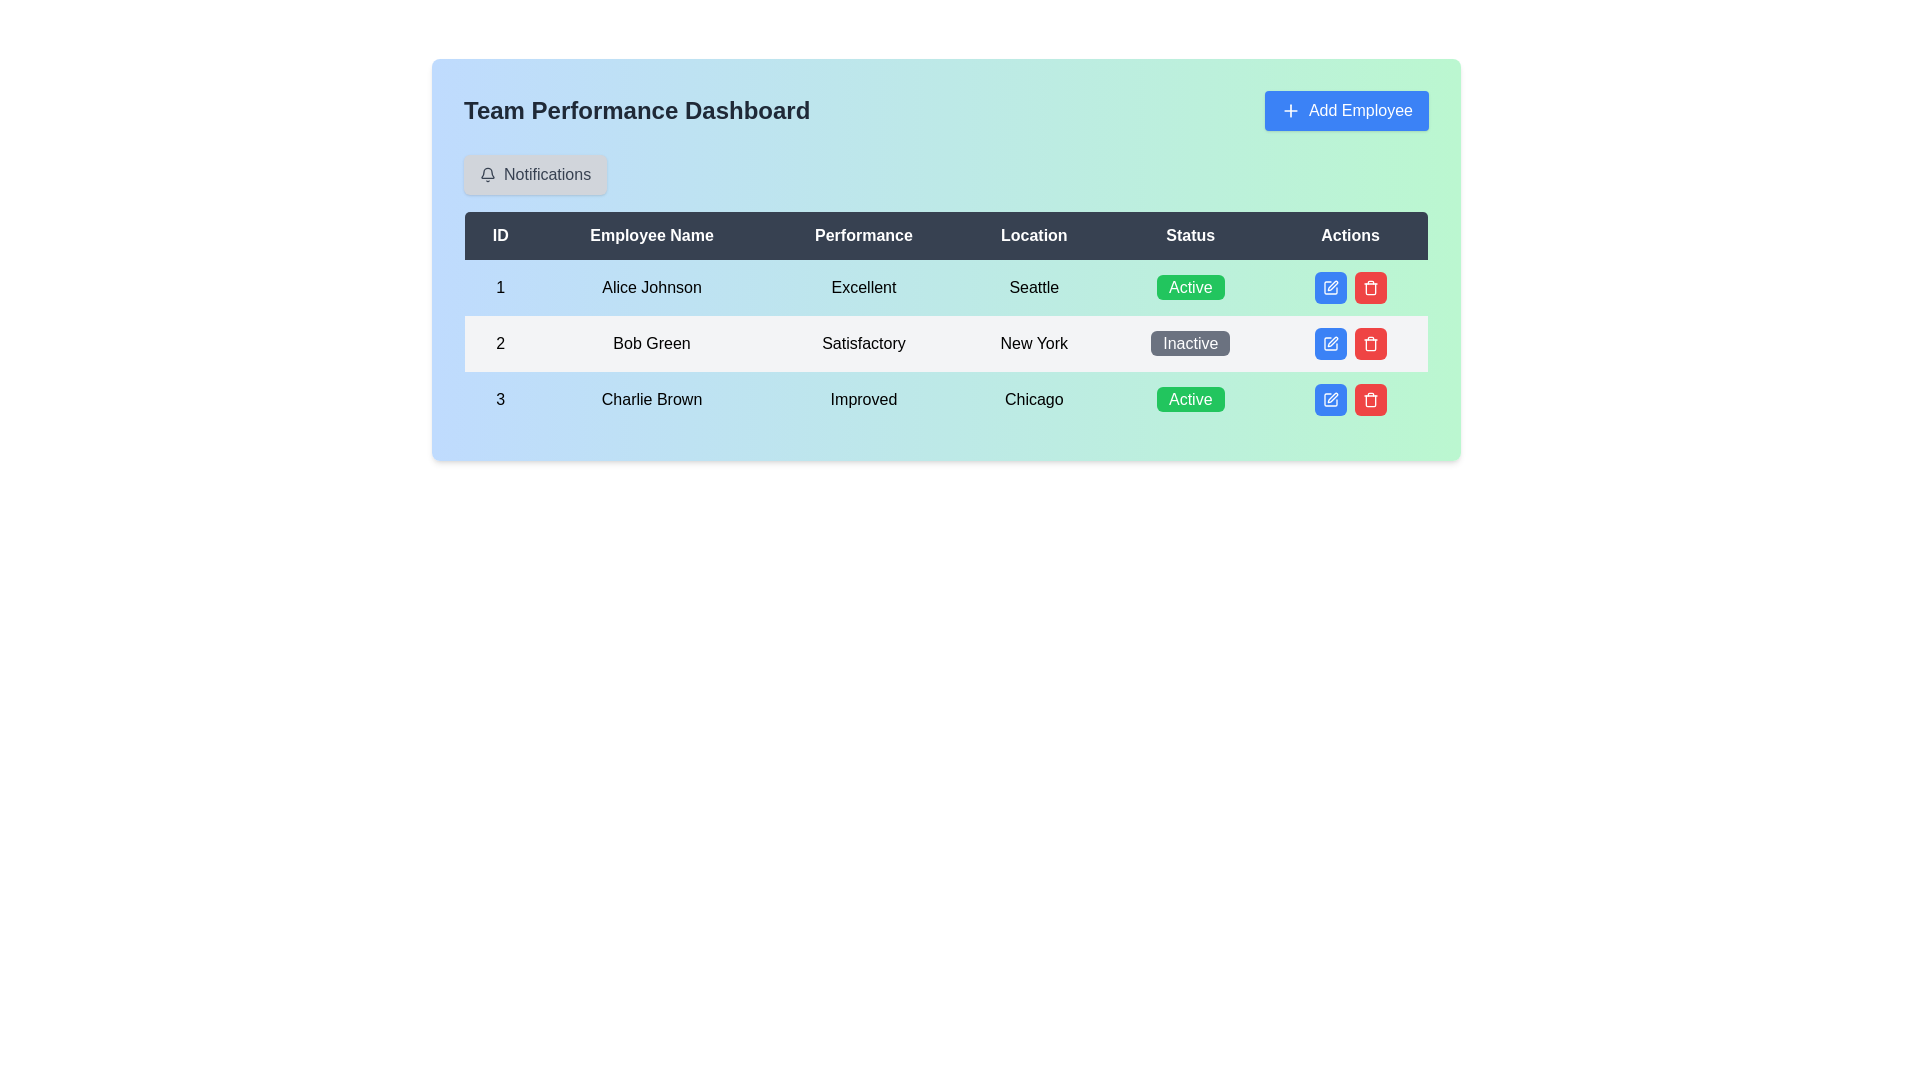  What do you see at coordinates (1332, 341) in the screenshot?
I see `the edit icon (a small vector graphic resembling a pen) located in the 'Actions' column for the row corresponding to 'Bob Green'` at bounding box center [1332, 341].